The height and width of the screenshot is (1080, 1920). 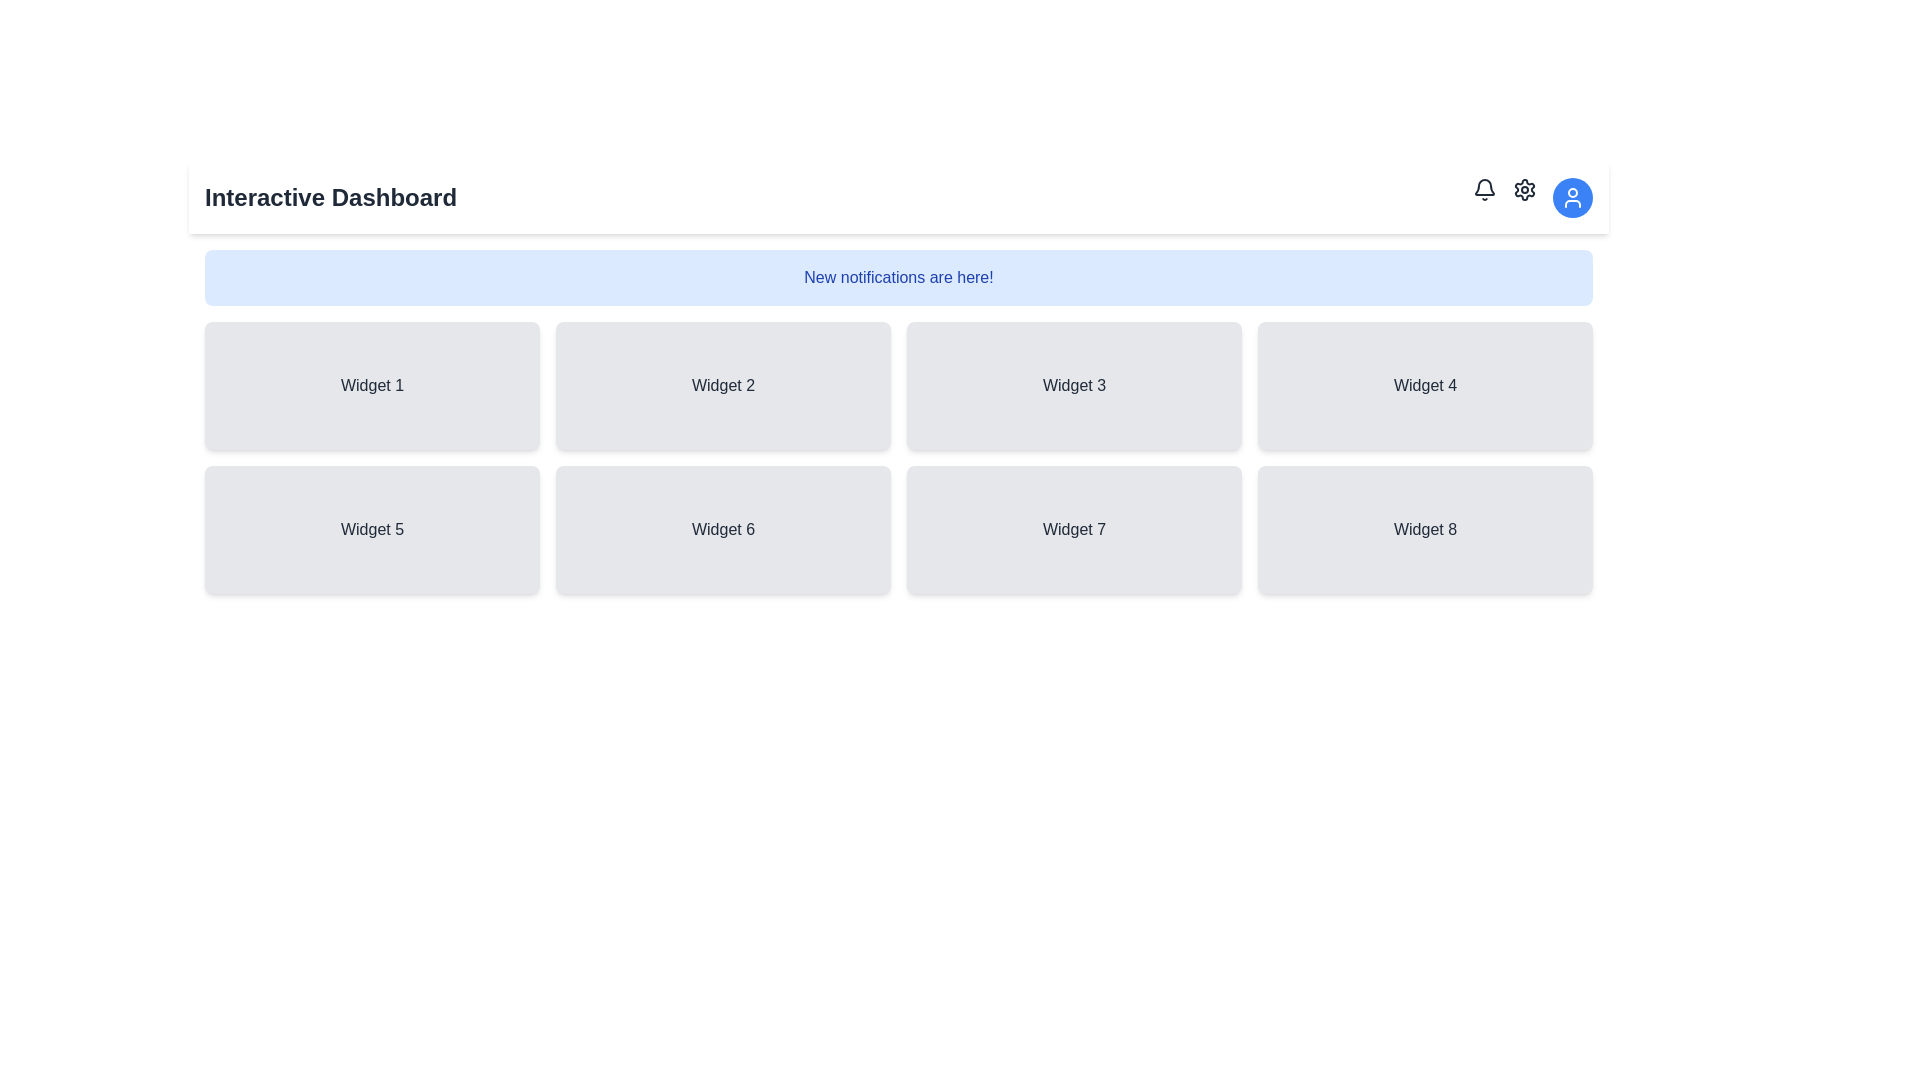 I want to click on the sixth card in the grid layout, so click(x=722, y=528).